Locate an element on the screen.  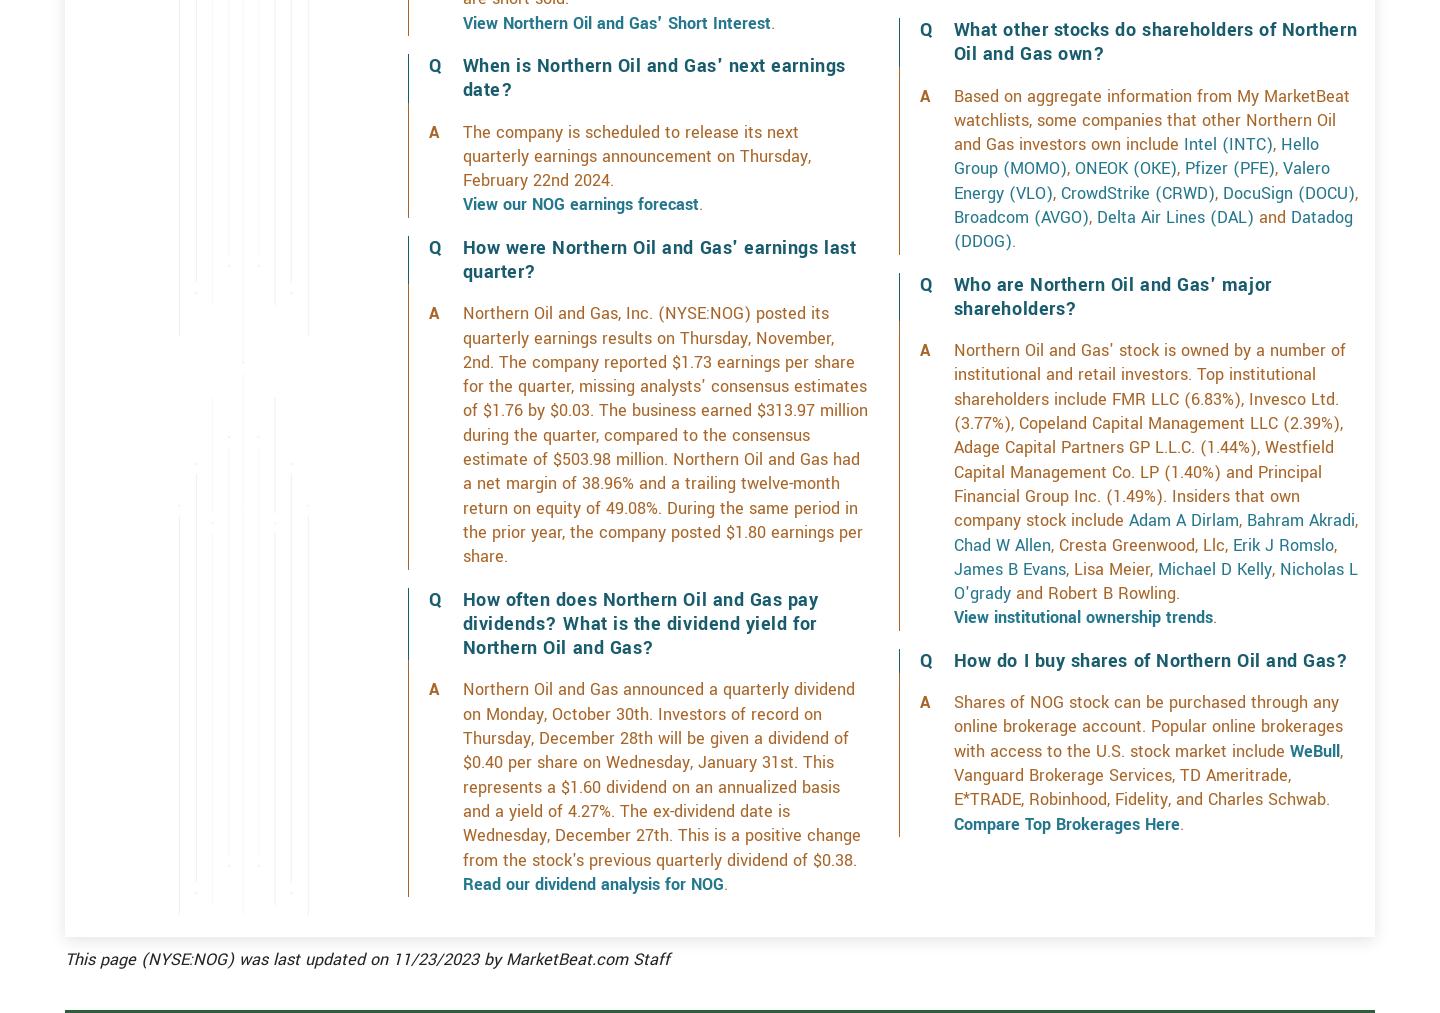
'How do I buy shares of Northern Oil and Gas?' is located at coordinates (1150, 731).